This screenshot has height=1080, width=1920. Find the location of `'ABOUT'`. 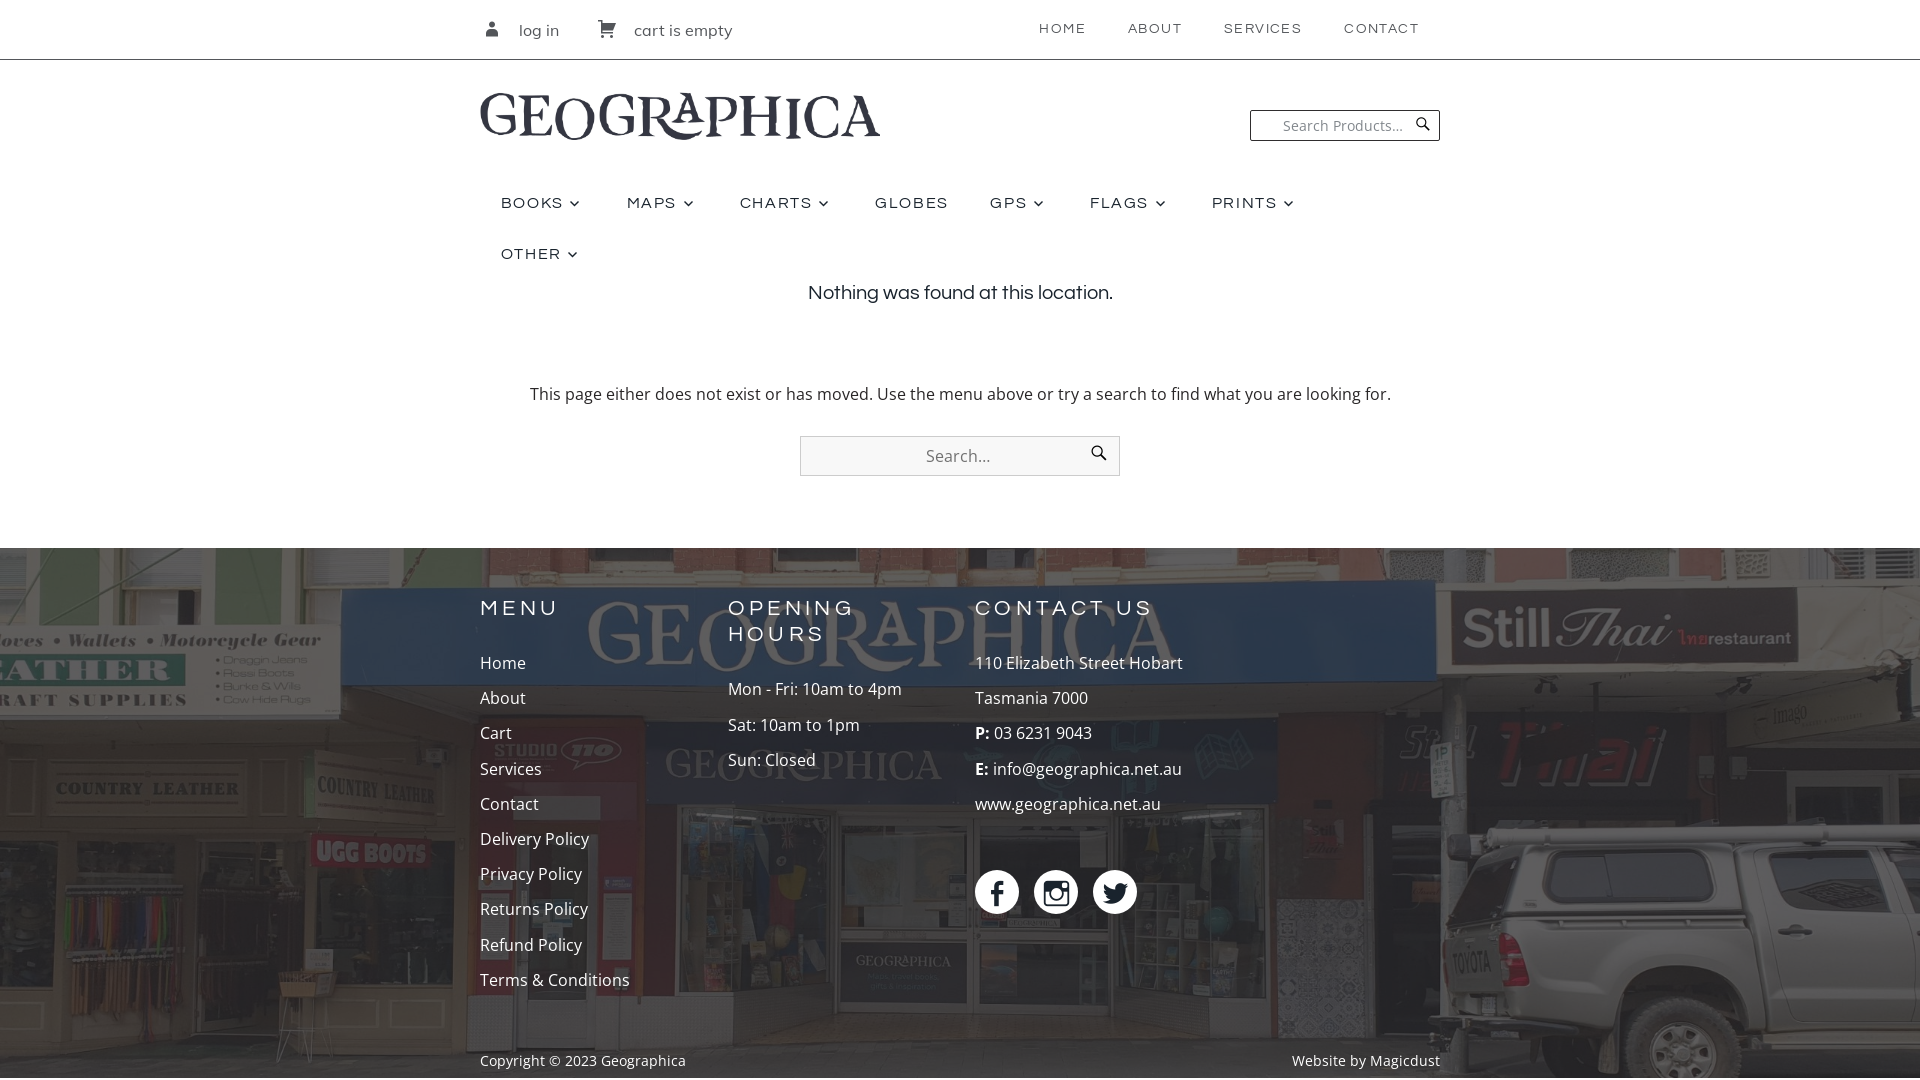

'ABOUT' is located at coordinates (1155, 29).